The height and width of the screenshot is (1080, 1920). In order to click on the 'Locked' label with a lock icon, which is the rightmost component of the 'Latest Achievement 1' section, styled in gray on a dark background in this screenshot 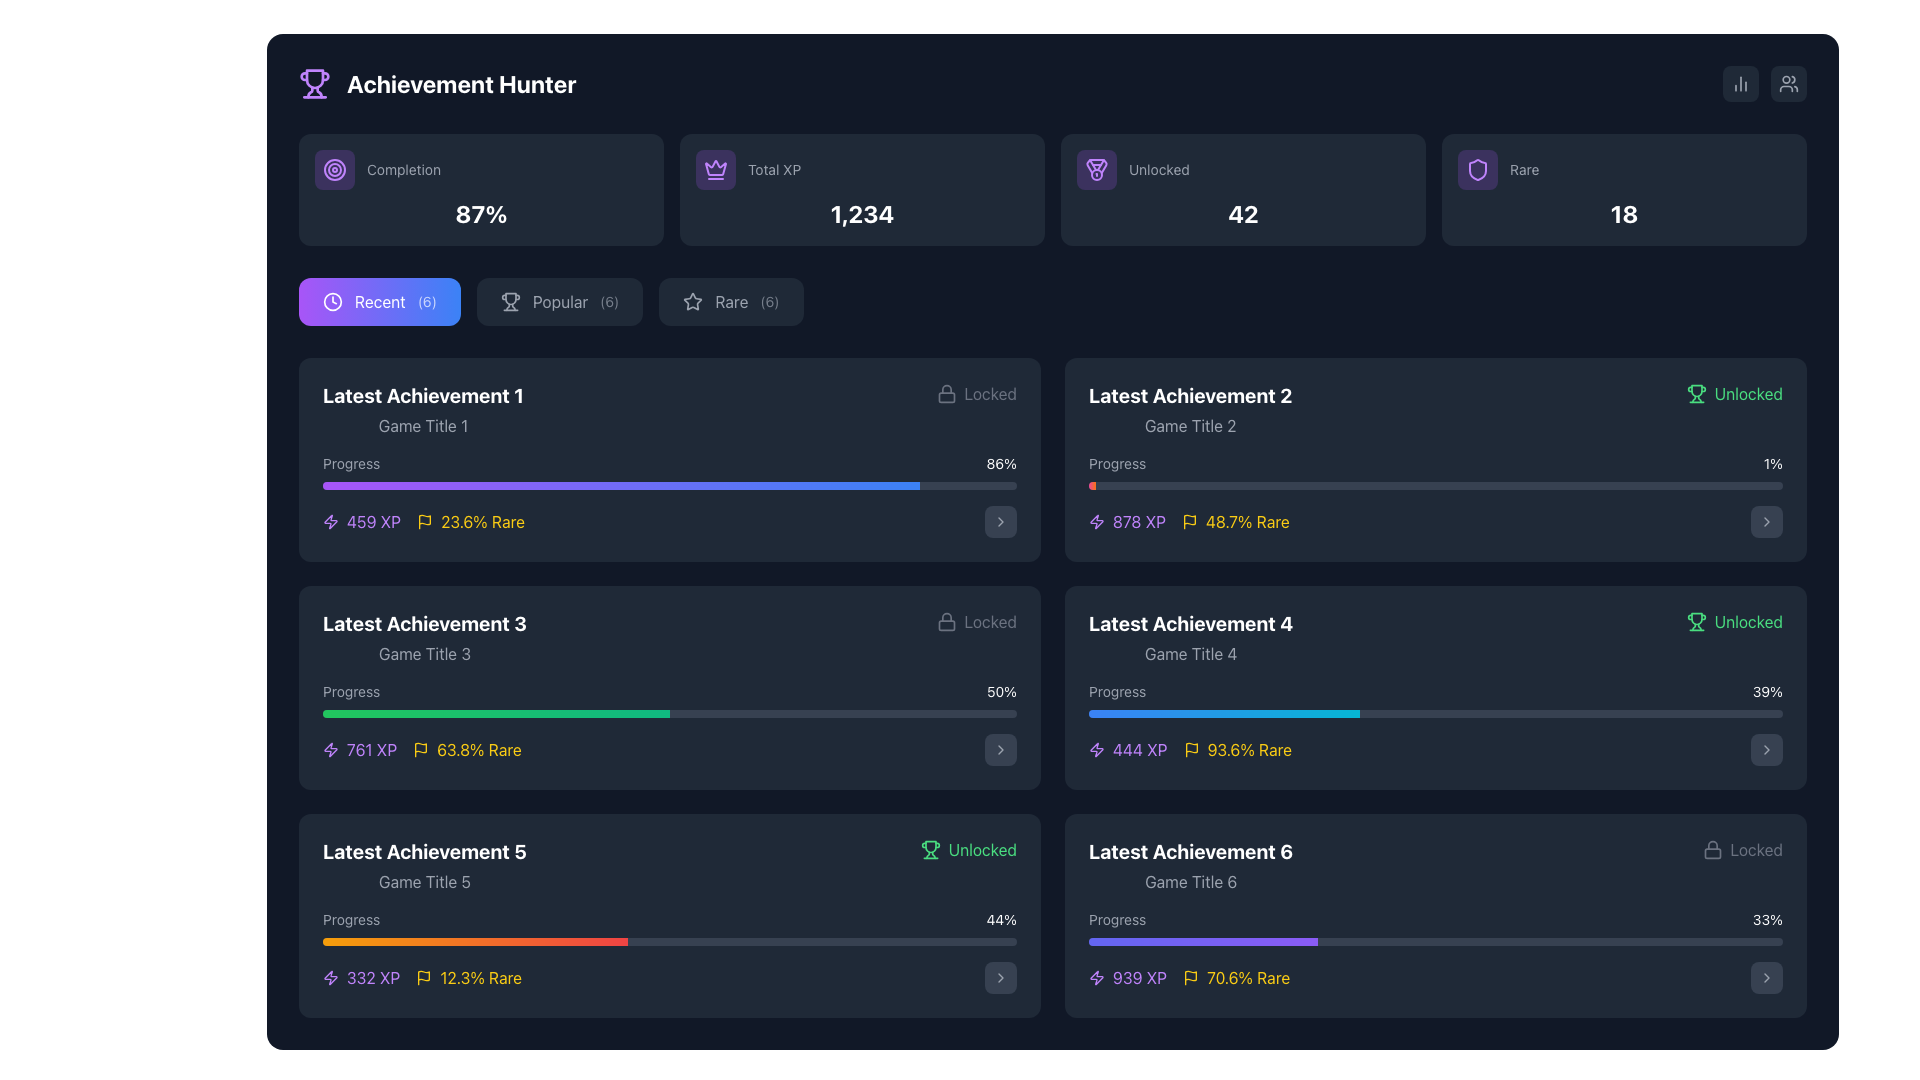, I will do `click(976, 393)`.